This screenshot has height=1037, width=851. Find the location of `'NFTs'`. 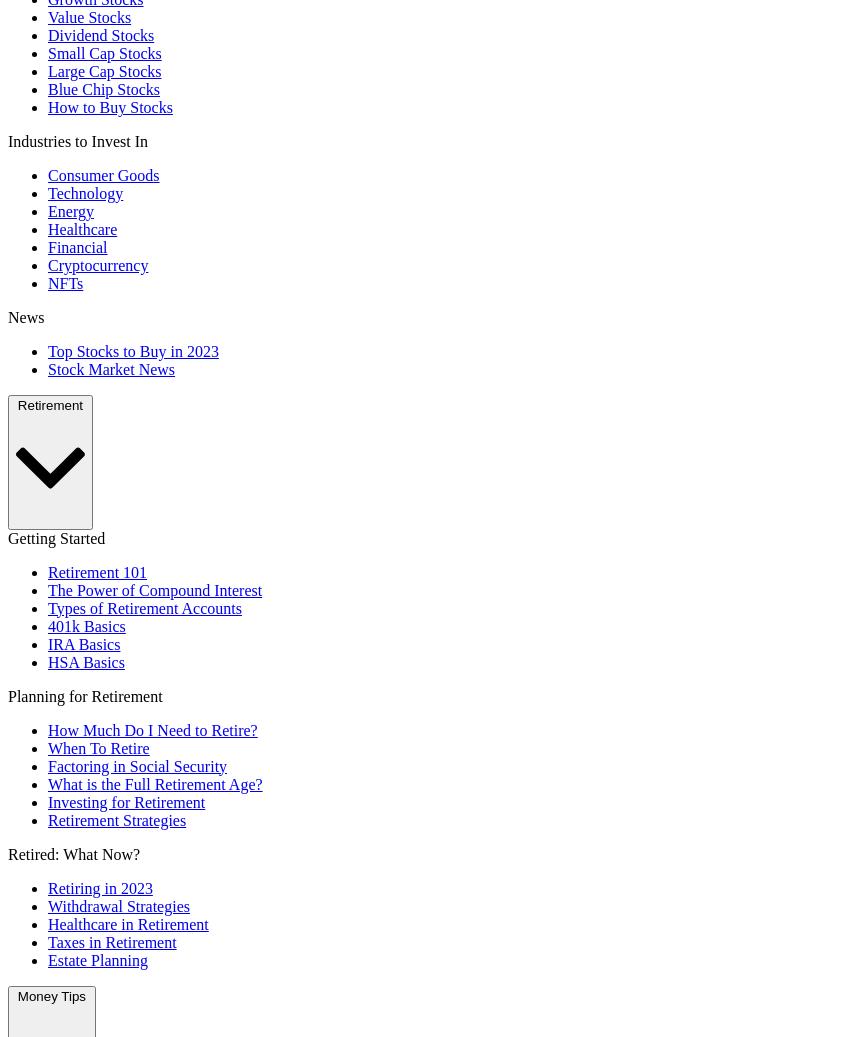

'NFTs' is located at coordinates (65, 282).